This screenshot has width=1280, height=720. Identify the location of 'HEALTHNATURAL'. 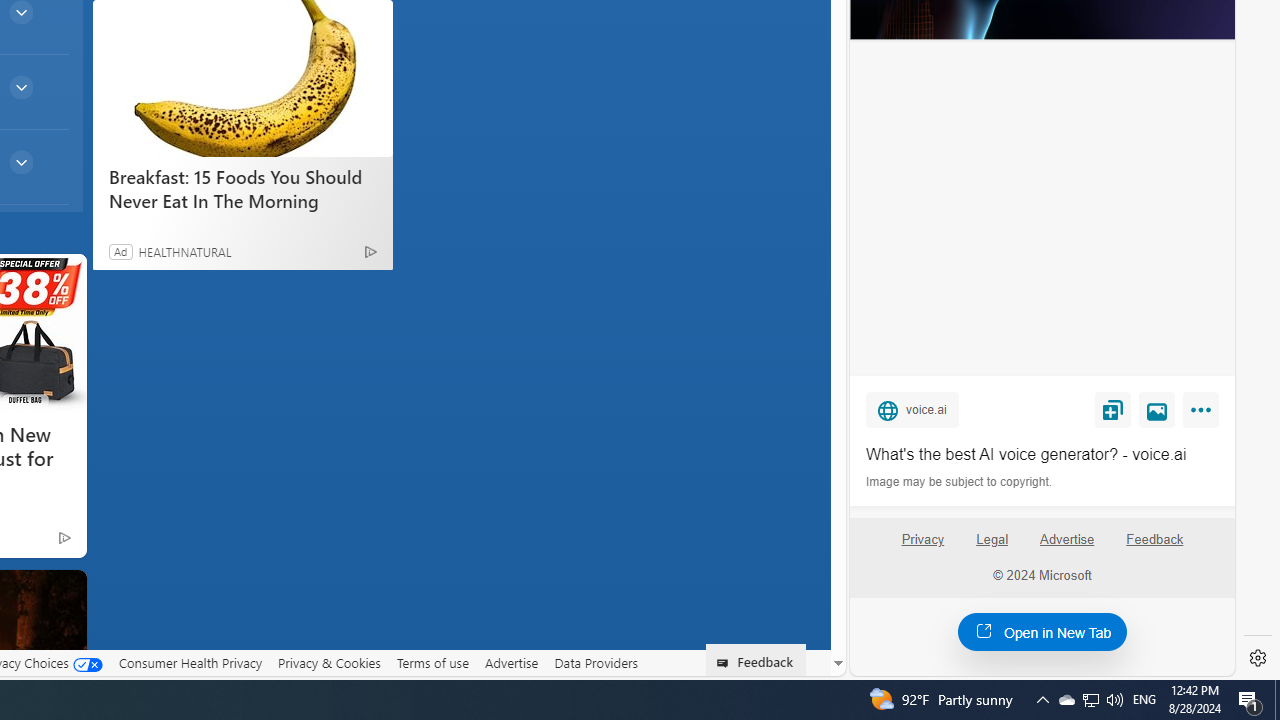
(184, 250).